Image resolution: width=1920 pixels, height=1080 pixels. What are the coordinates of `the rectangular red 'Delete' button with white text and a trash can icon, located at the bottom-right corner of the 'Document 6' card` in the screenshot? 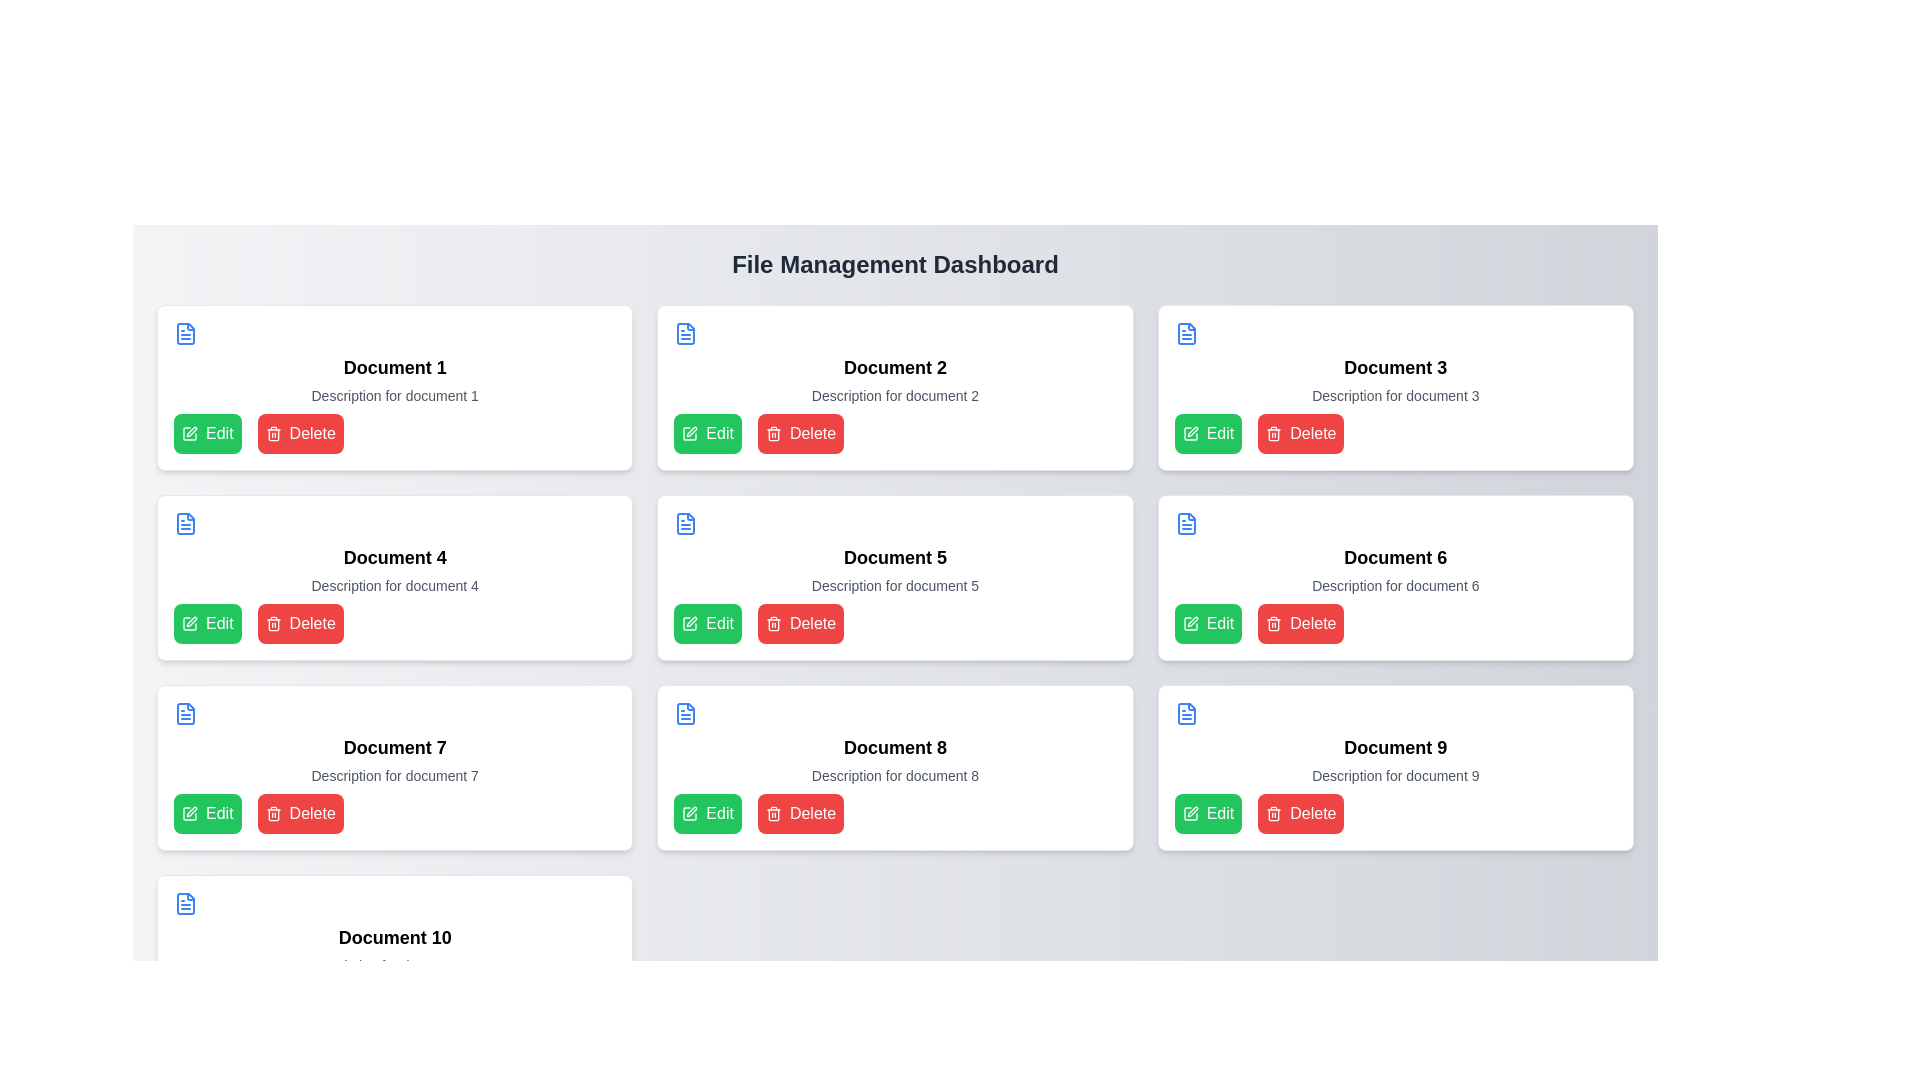 It's located at (1301, 623).